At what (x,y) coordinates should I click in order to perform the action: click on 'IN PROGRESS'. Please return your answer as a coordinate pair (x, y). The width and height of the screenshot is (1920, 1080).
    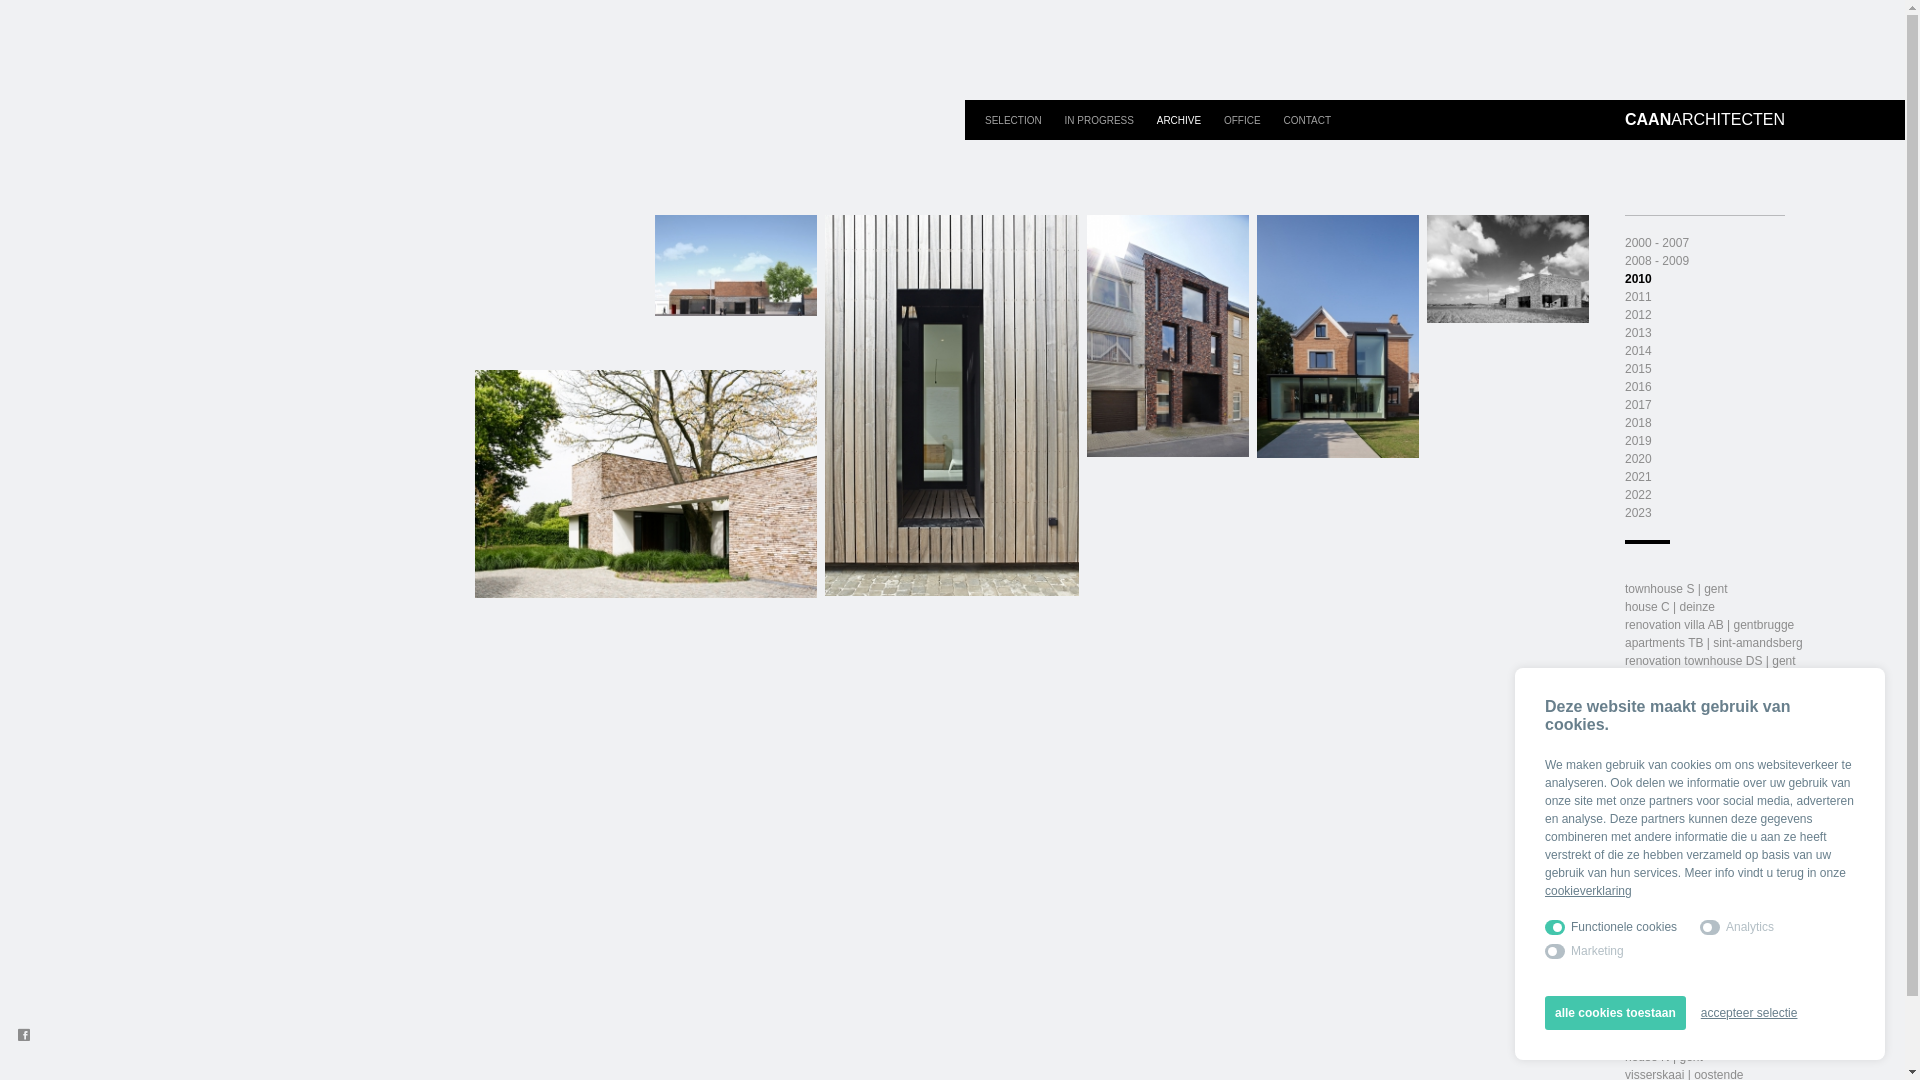
    Looking at the image, I should click on (1098, 120).